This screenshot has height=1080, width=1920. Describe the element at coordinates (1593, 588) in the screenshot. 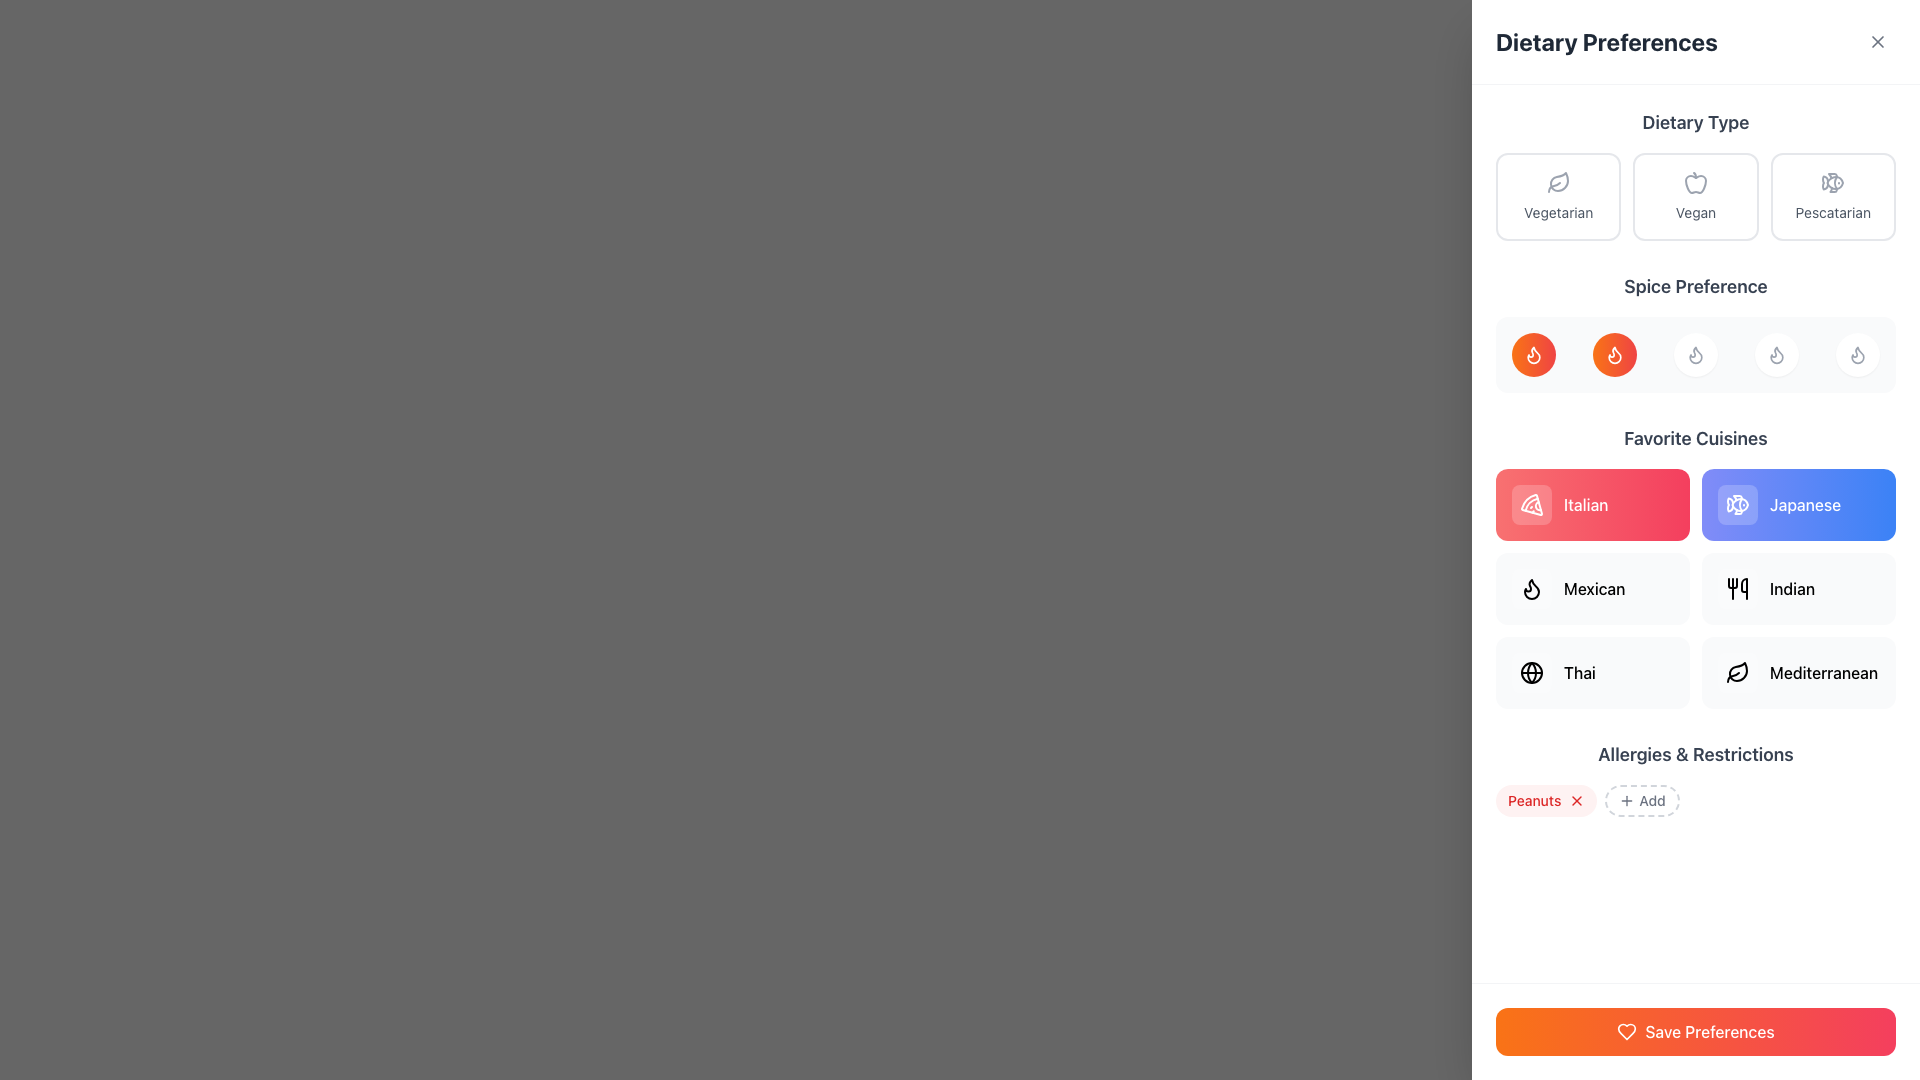

I see `the 'Mexican' cuisine text label in the second row of the 'Favorite Cuisines' section` at that location.